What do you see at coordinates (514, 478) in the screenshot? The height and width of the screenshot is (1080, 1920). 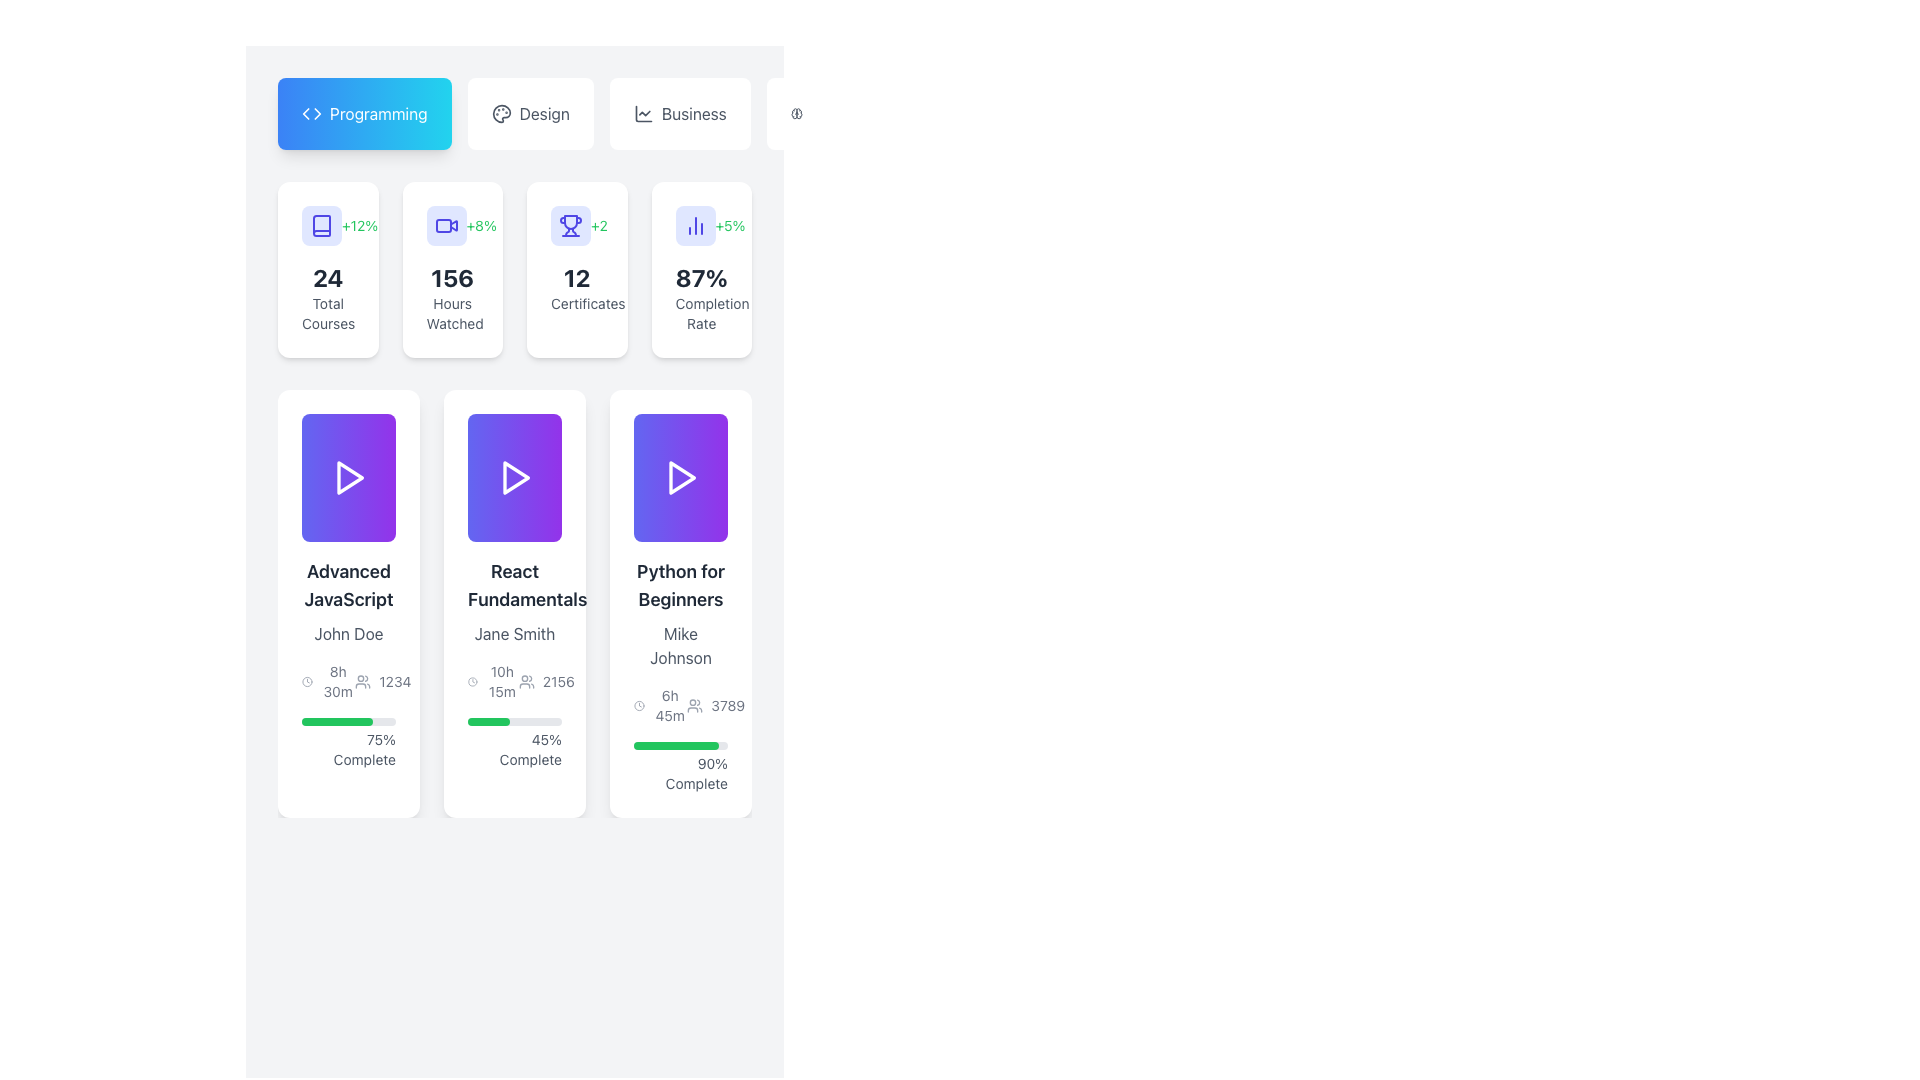 I see `the media playback icon centered within the second card labeled 'React Fundamentals'` at bounding box center [514, 478].